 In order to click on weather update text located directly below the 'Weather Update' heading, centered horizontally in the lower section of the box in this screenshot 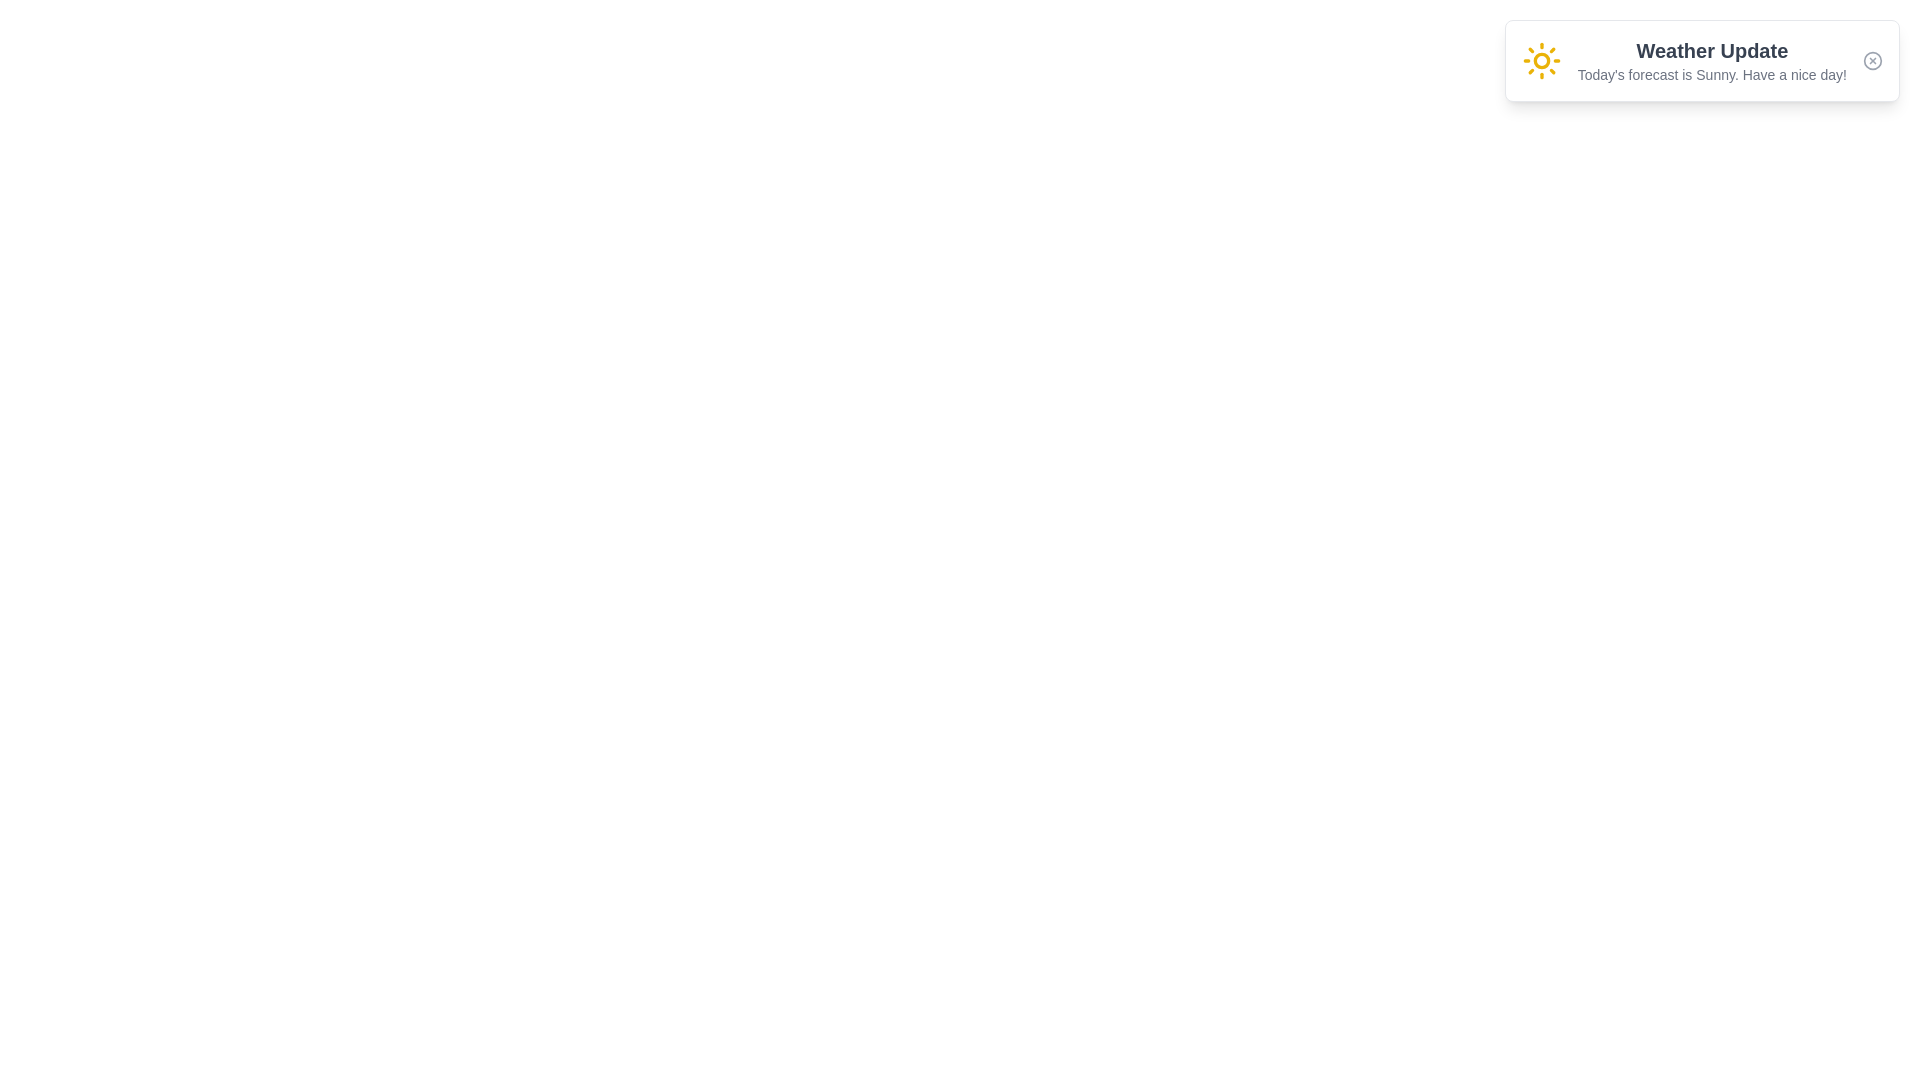, I will do `click(1711, 73)`.